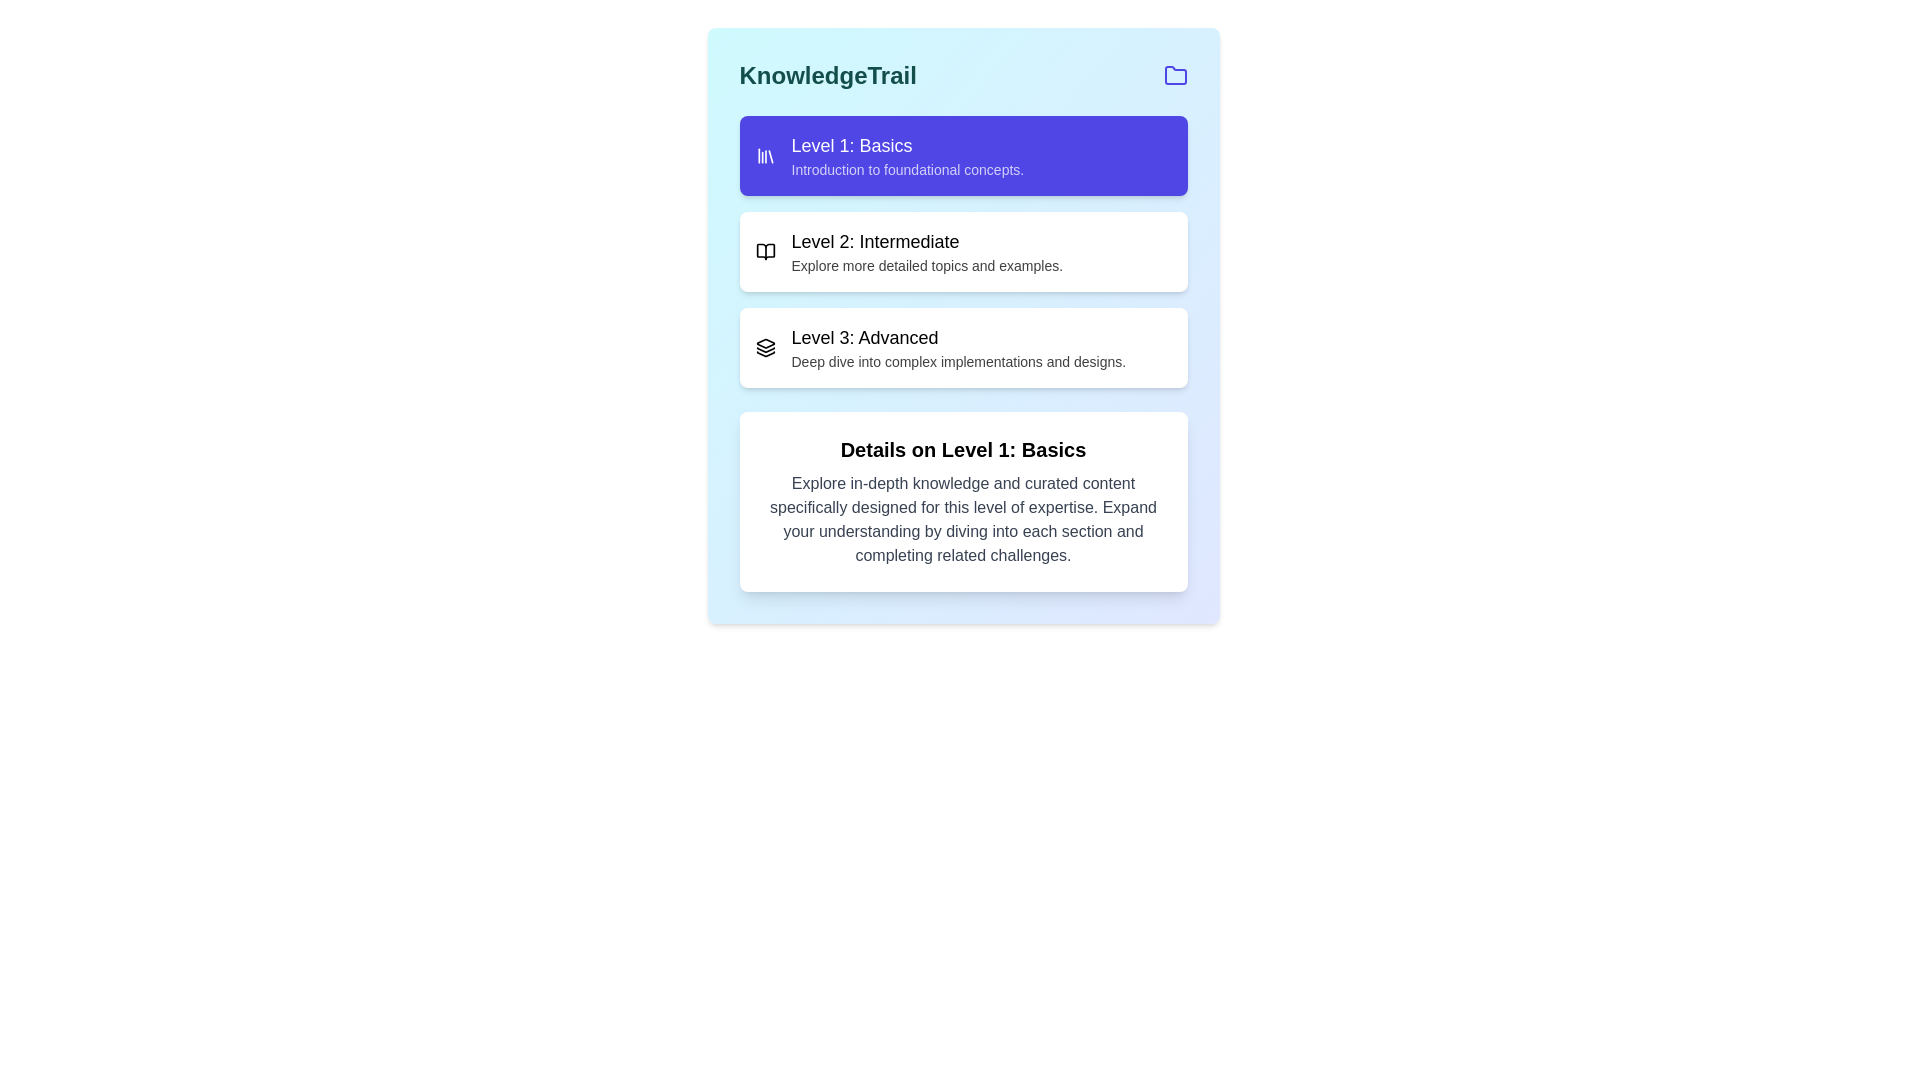 The height and width of the screenshot is (1080, 1920). Describe the element at coordinates (1175, 75) in the screenshot. I see `the indigo-colored folder icon located in the top-right corner of the interface` at that location.